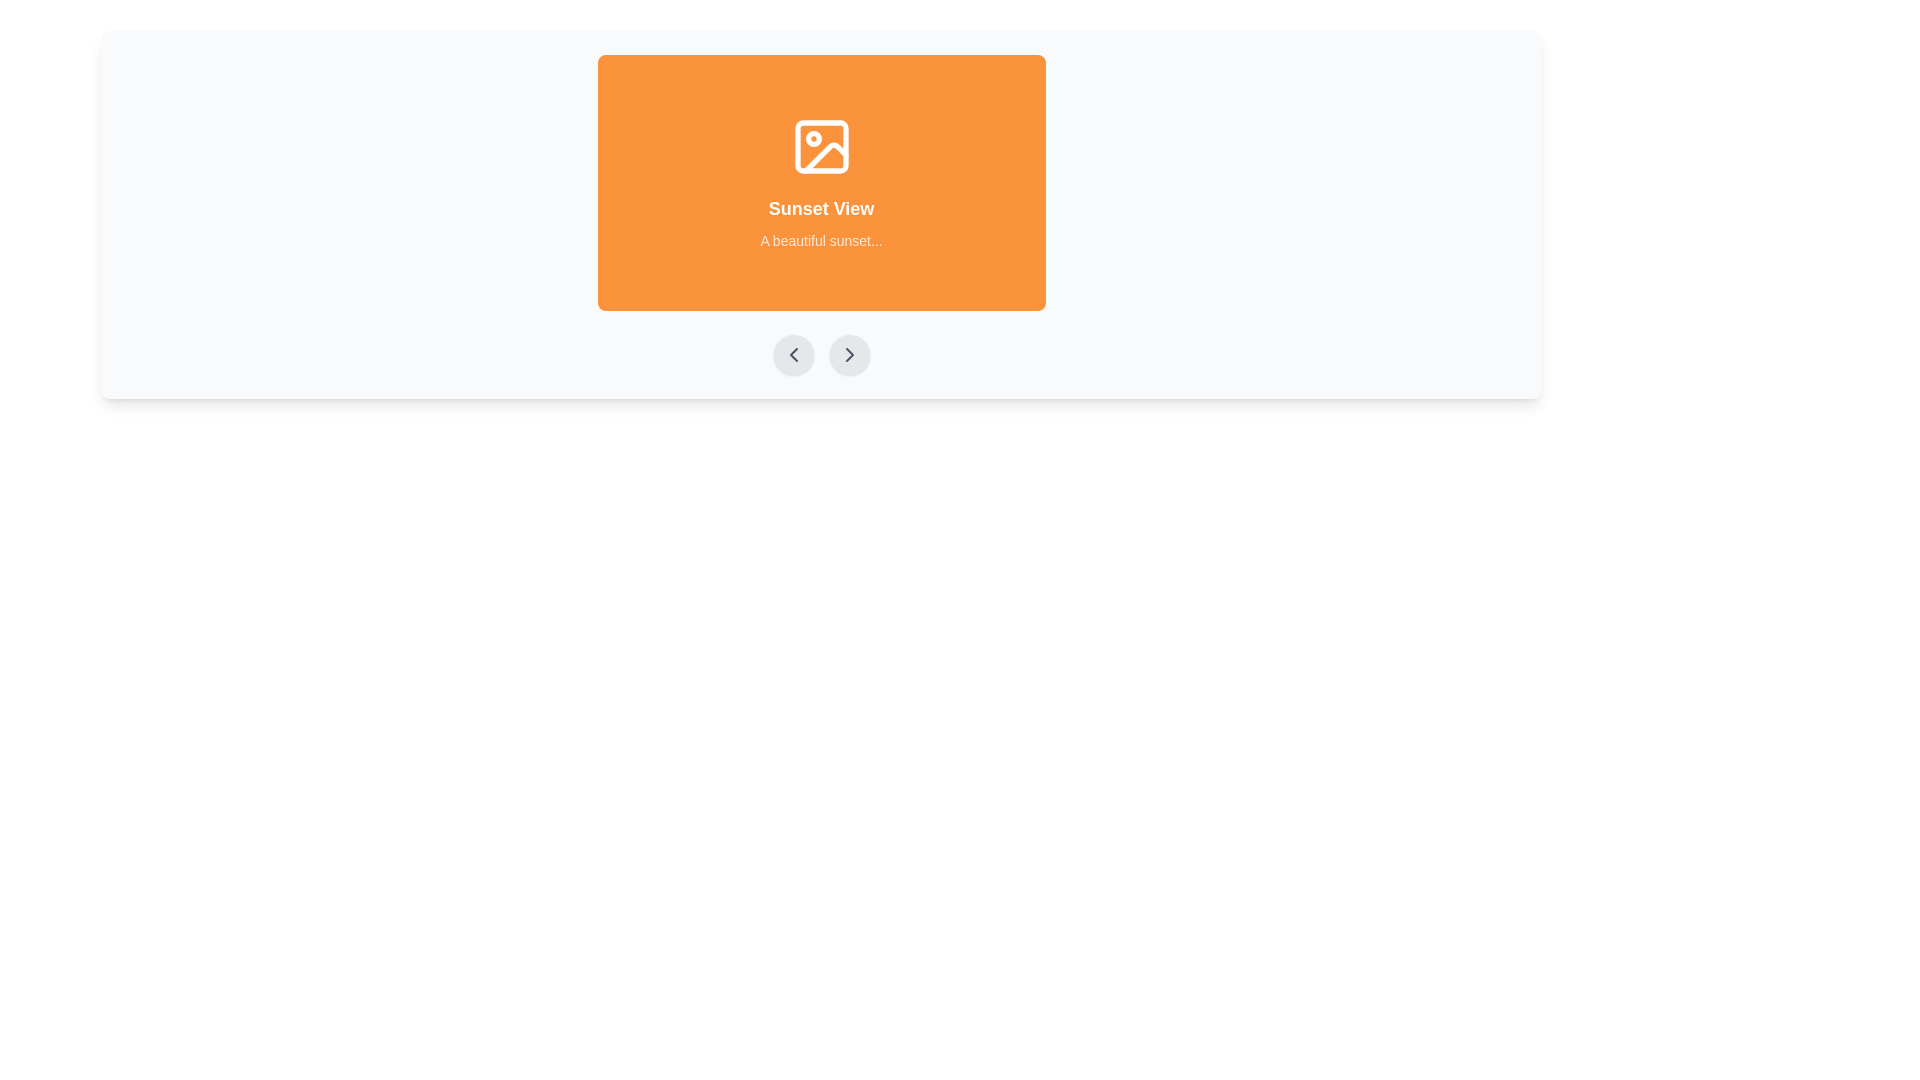 This screenshot has height=1080, width=1920. I want to click on the button located at the bottom-right corner of a card interface that navigates to the next item in a sequence, so click(849, 353).